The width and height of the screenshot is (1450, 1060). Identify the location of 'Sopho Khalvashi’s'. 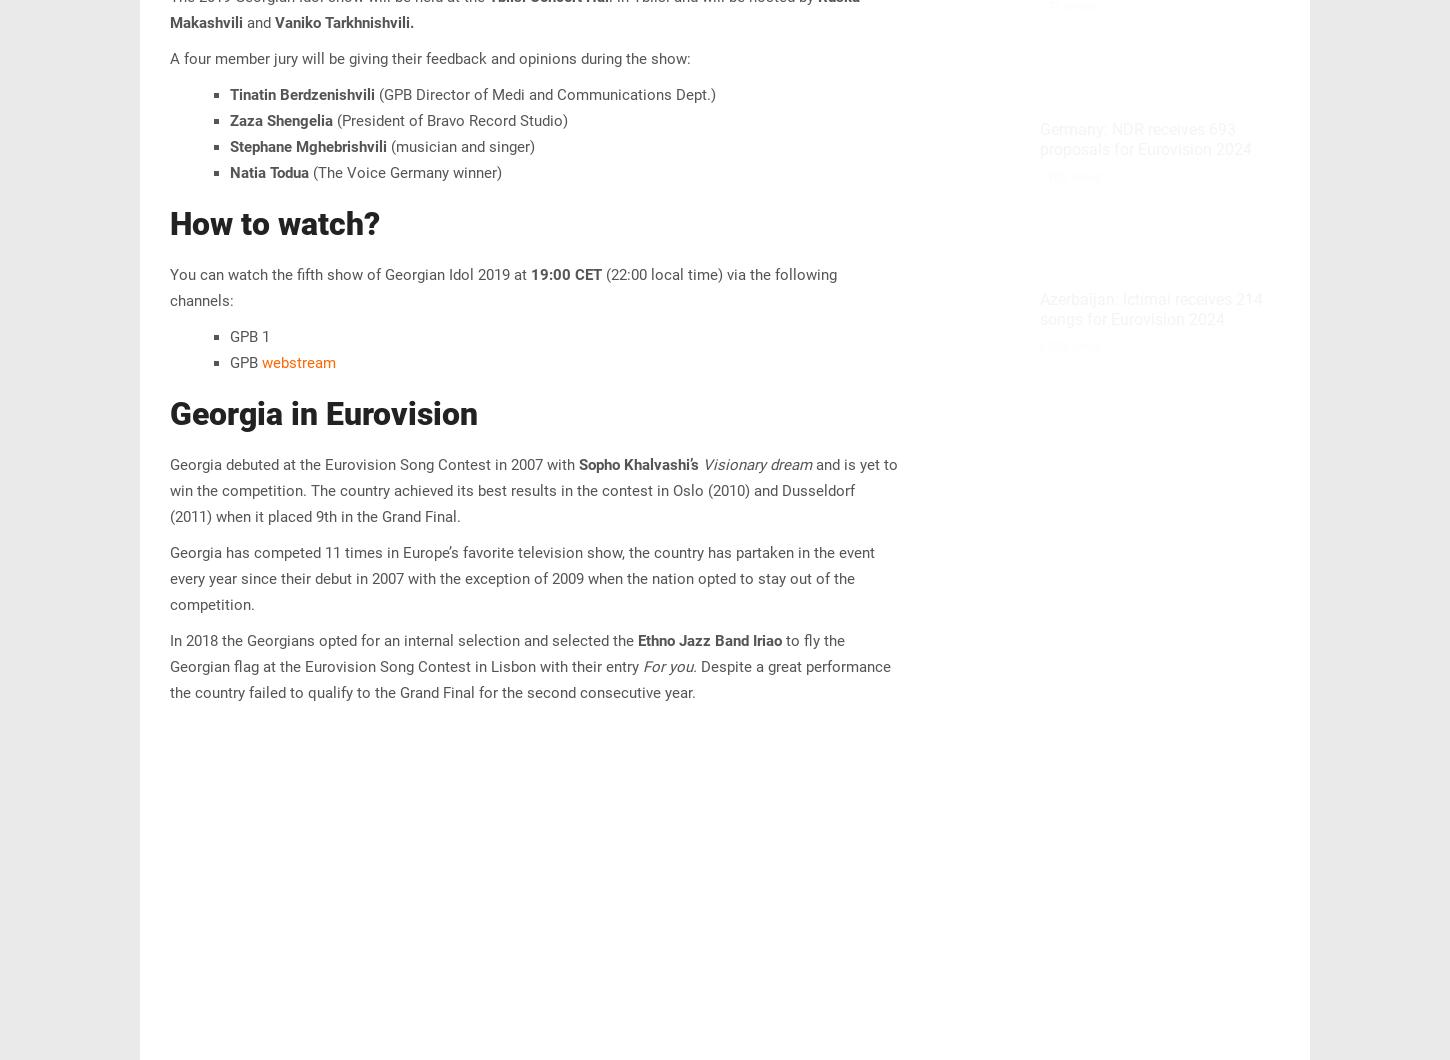
(638, 464).